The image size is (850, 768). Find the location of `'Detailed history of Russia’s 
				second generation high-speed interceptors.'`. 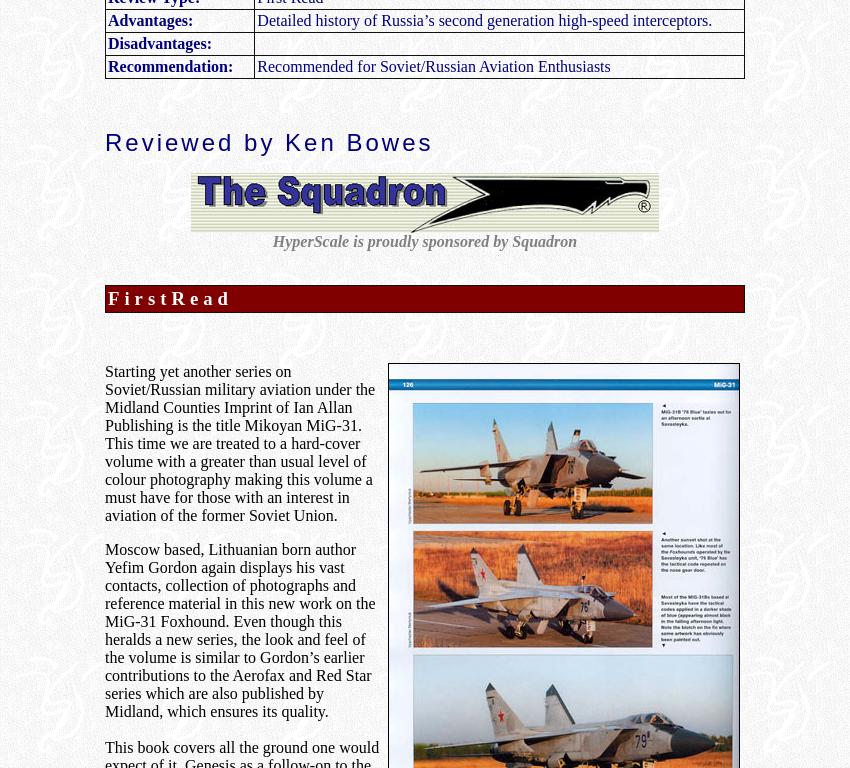

'Detailed history of Russia’s 
				second generation high-speed interceptors.' is located at coordinates (484, 19).